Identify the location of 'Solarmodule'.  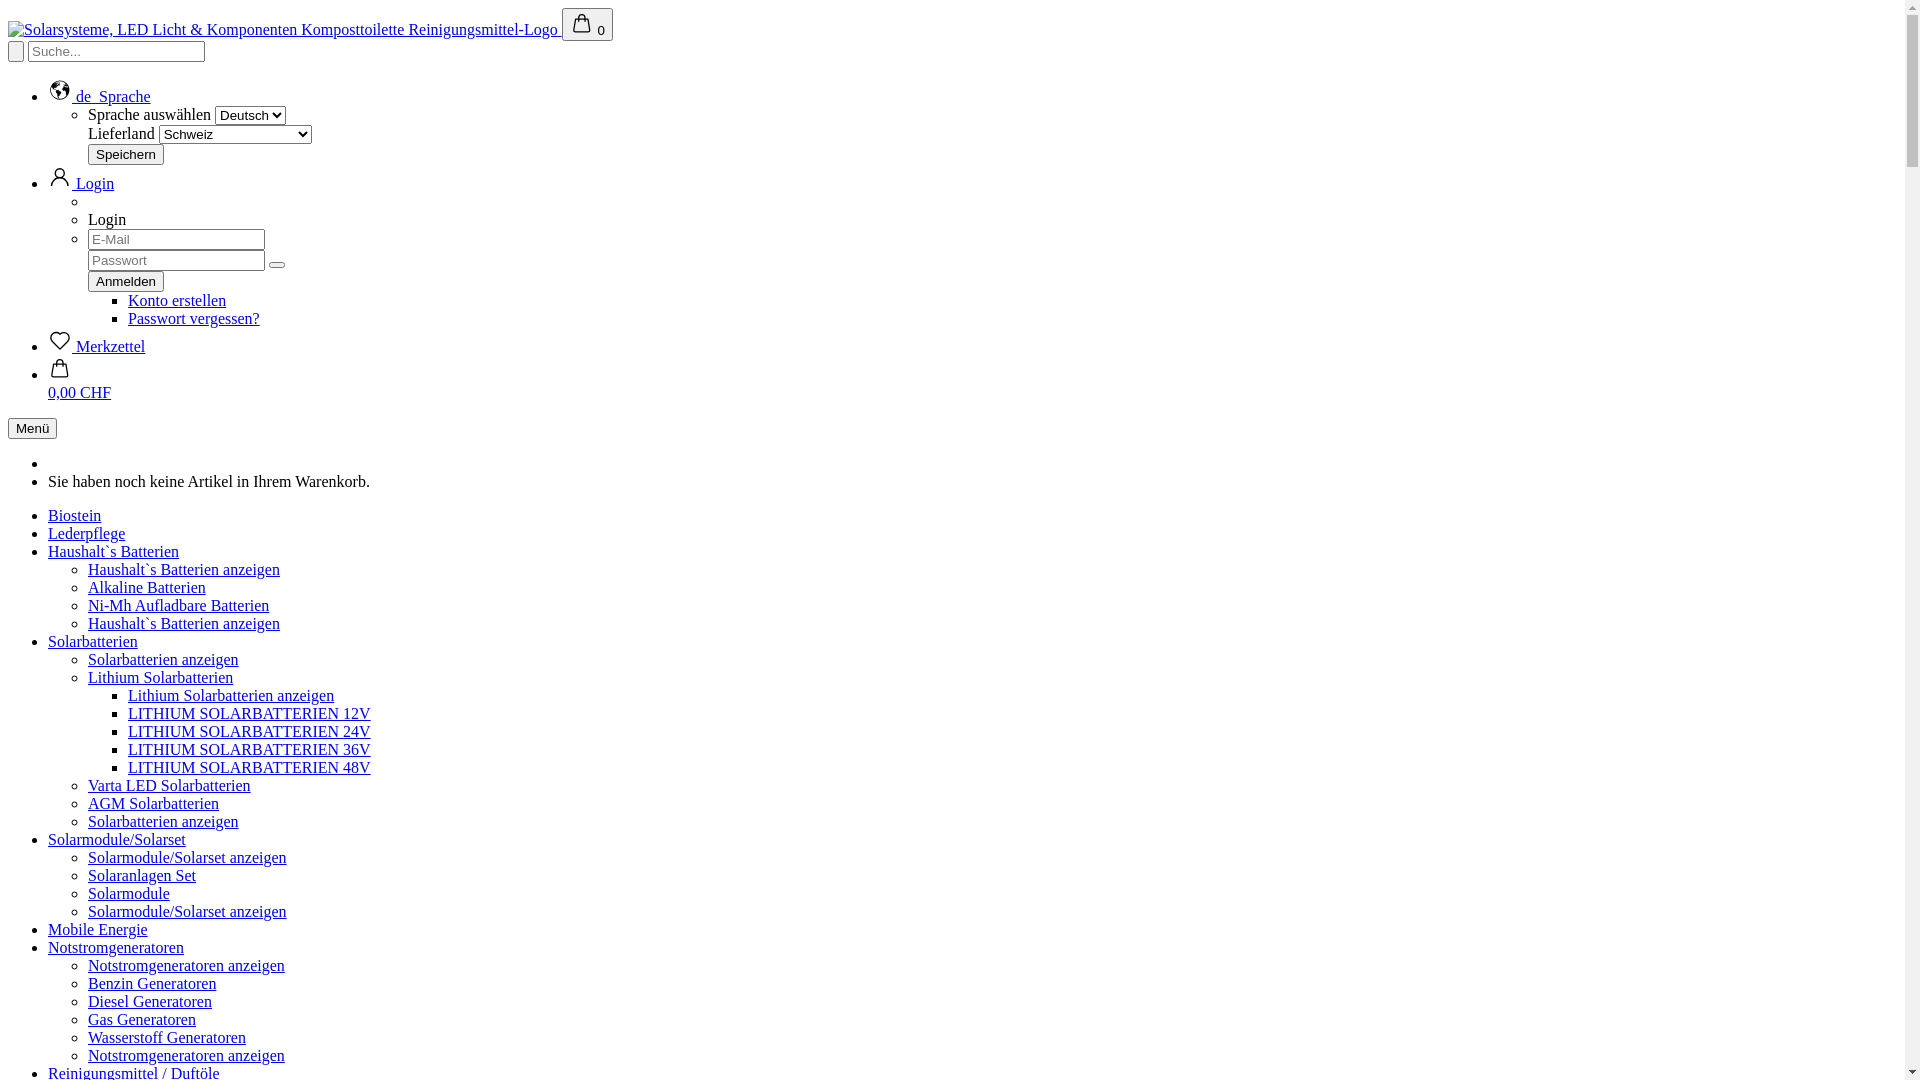
(128, 892).